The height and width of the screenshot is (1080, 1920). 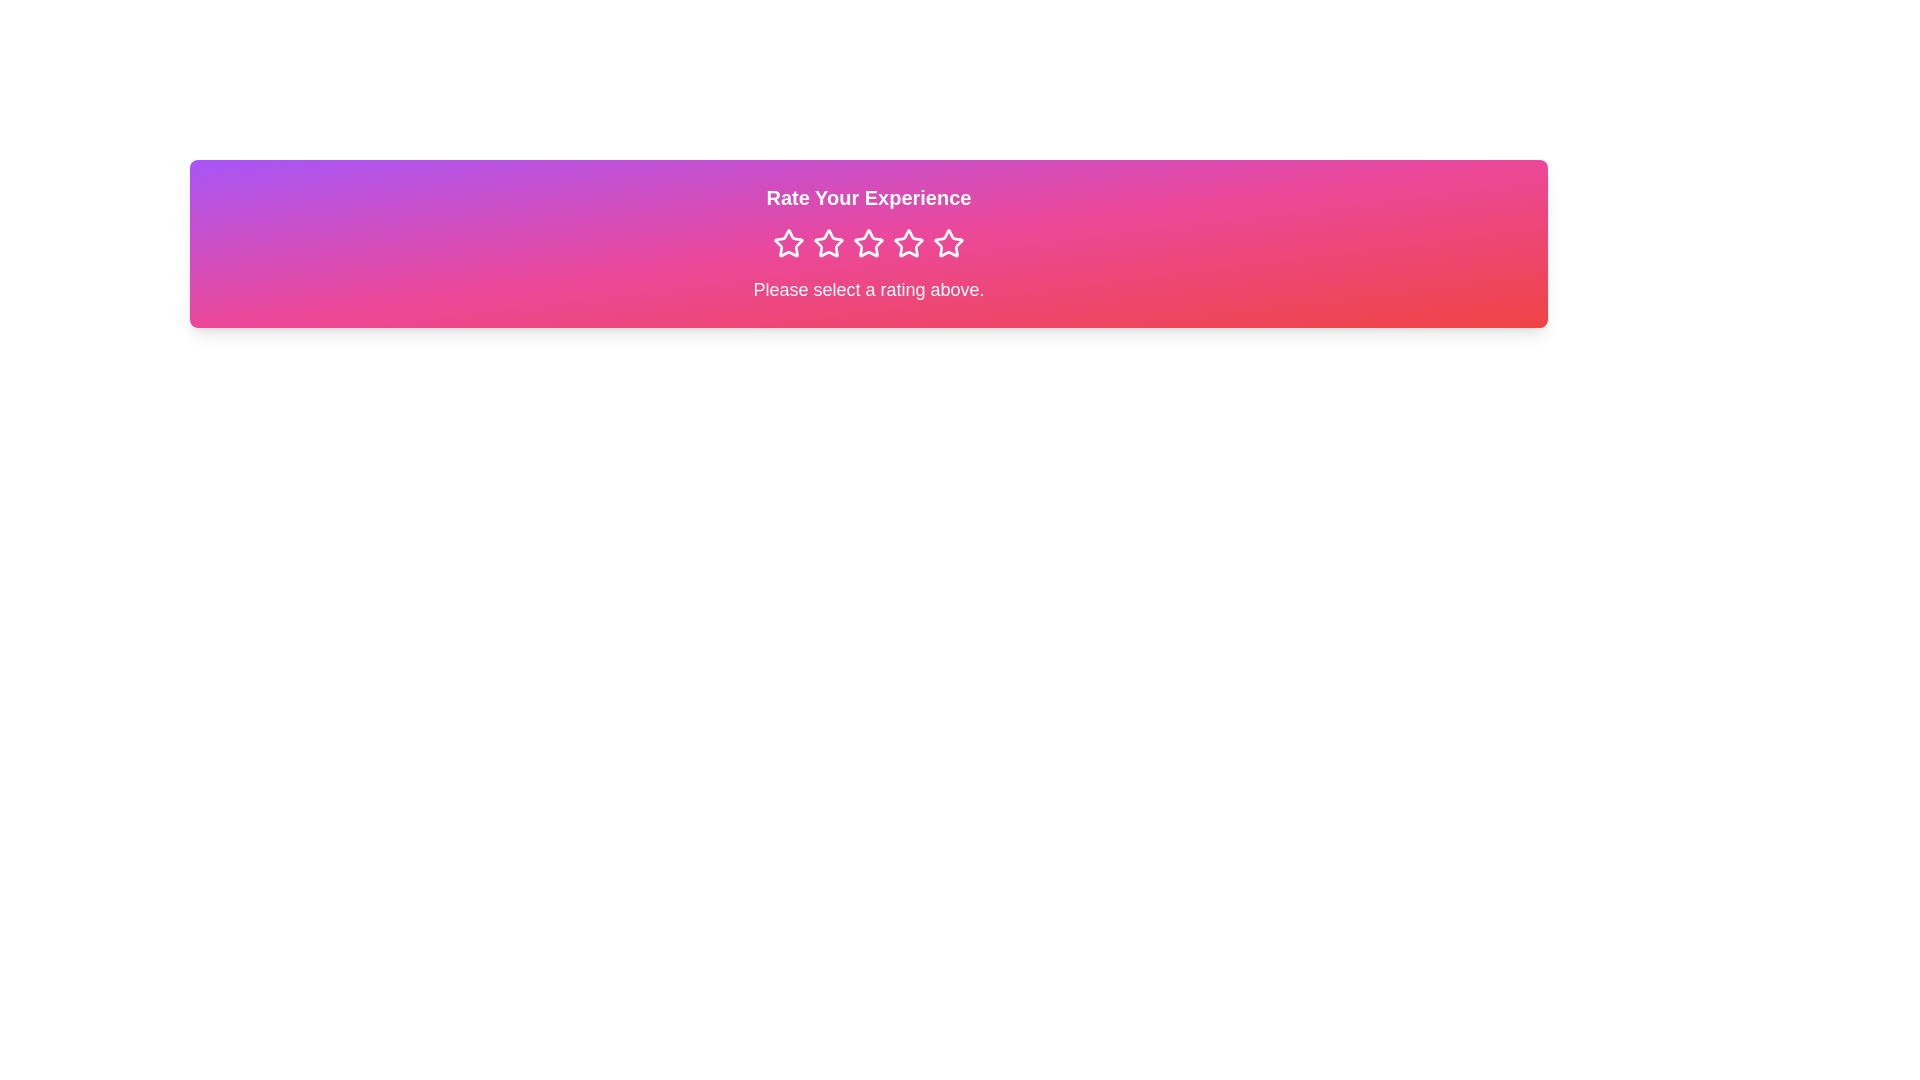 I want to click on the first star icon in the horizontal row, so click(x=787, y=242).